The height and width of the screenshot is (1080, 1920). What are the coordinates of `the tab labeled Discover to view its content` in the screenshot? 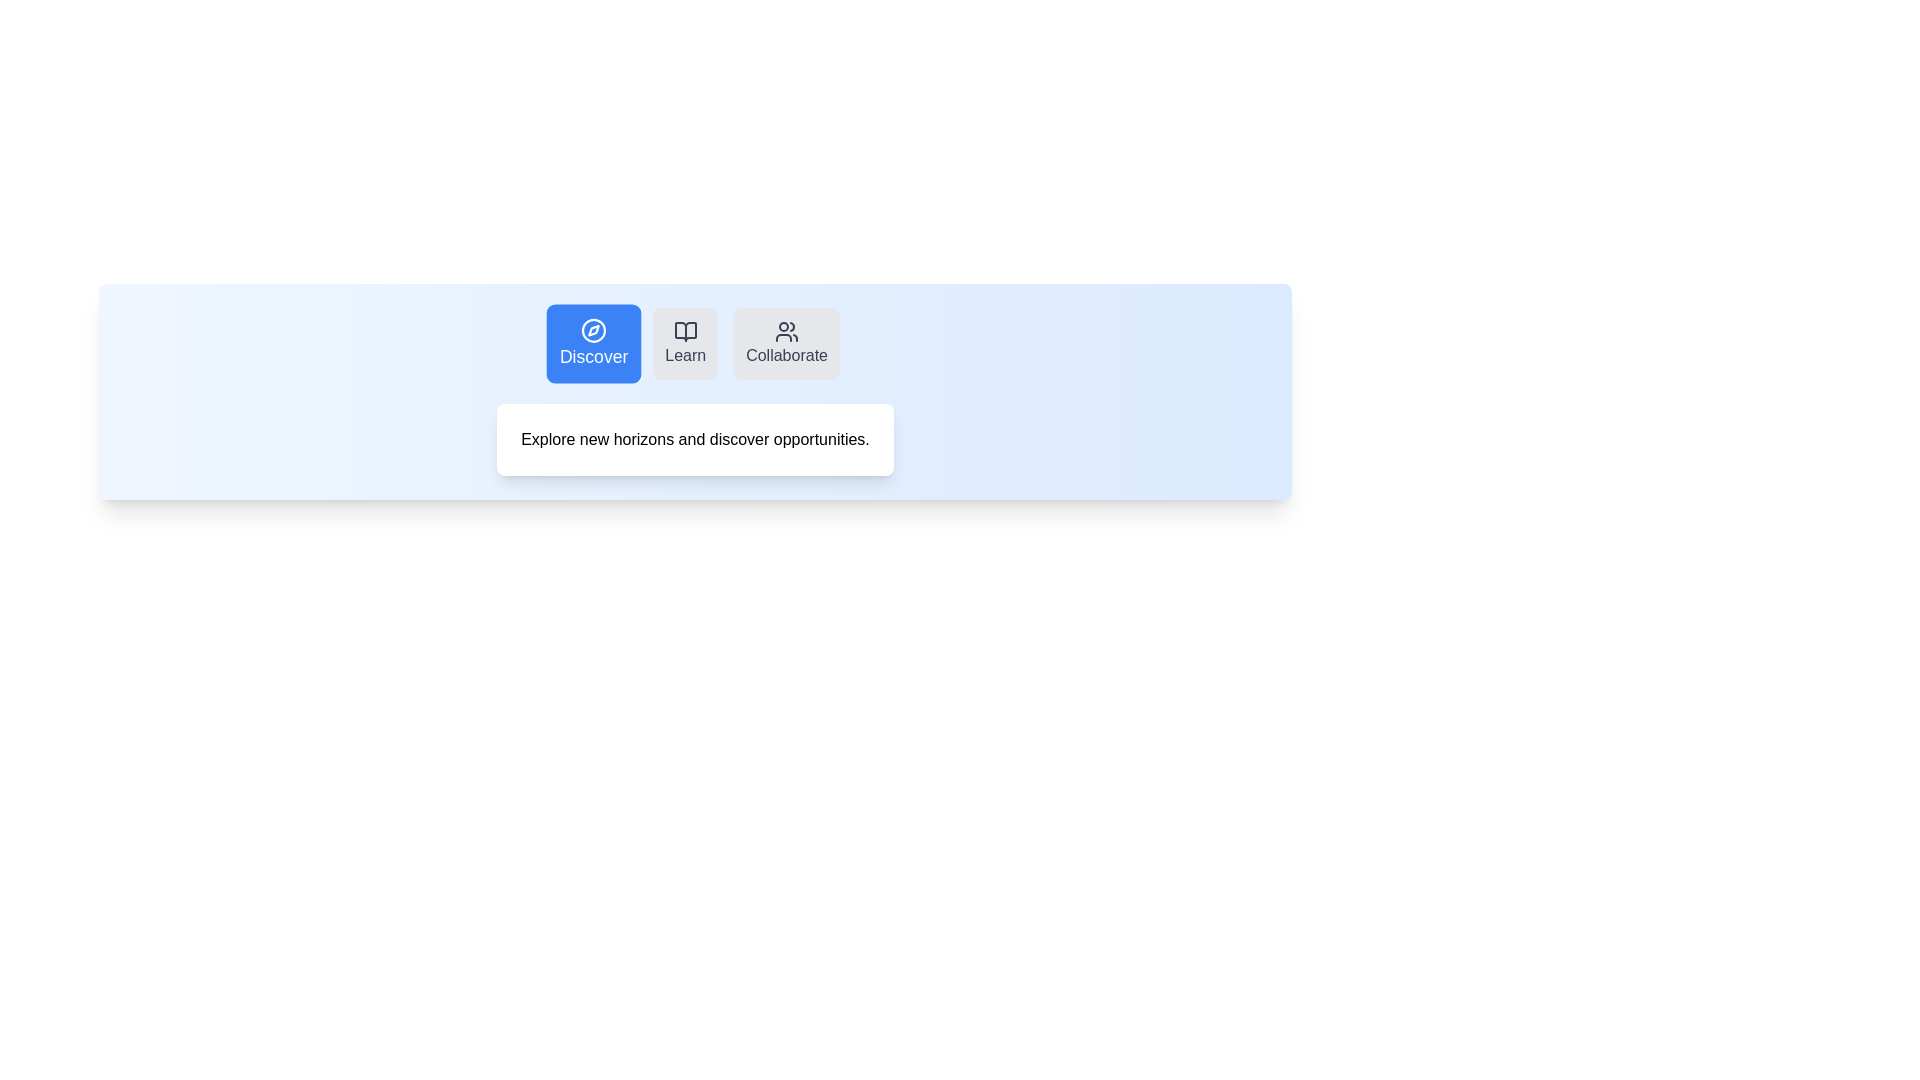 It's located at (593, 342).